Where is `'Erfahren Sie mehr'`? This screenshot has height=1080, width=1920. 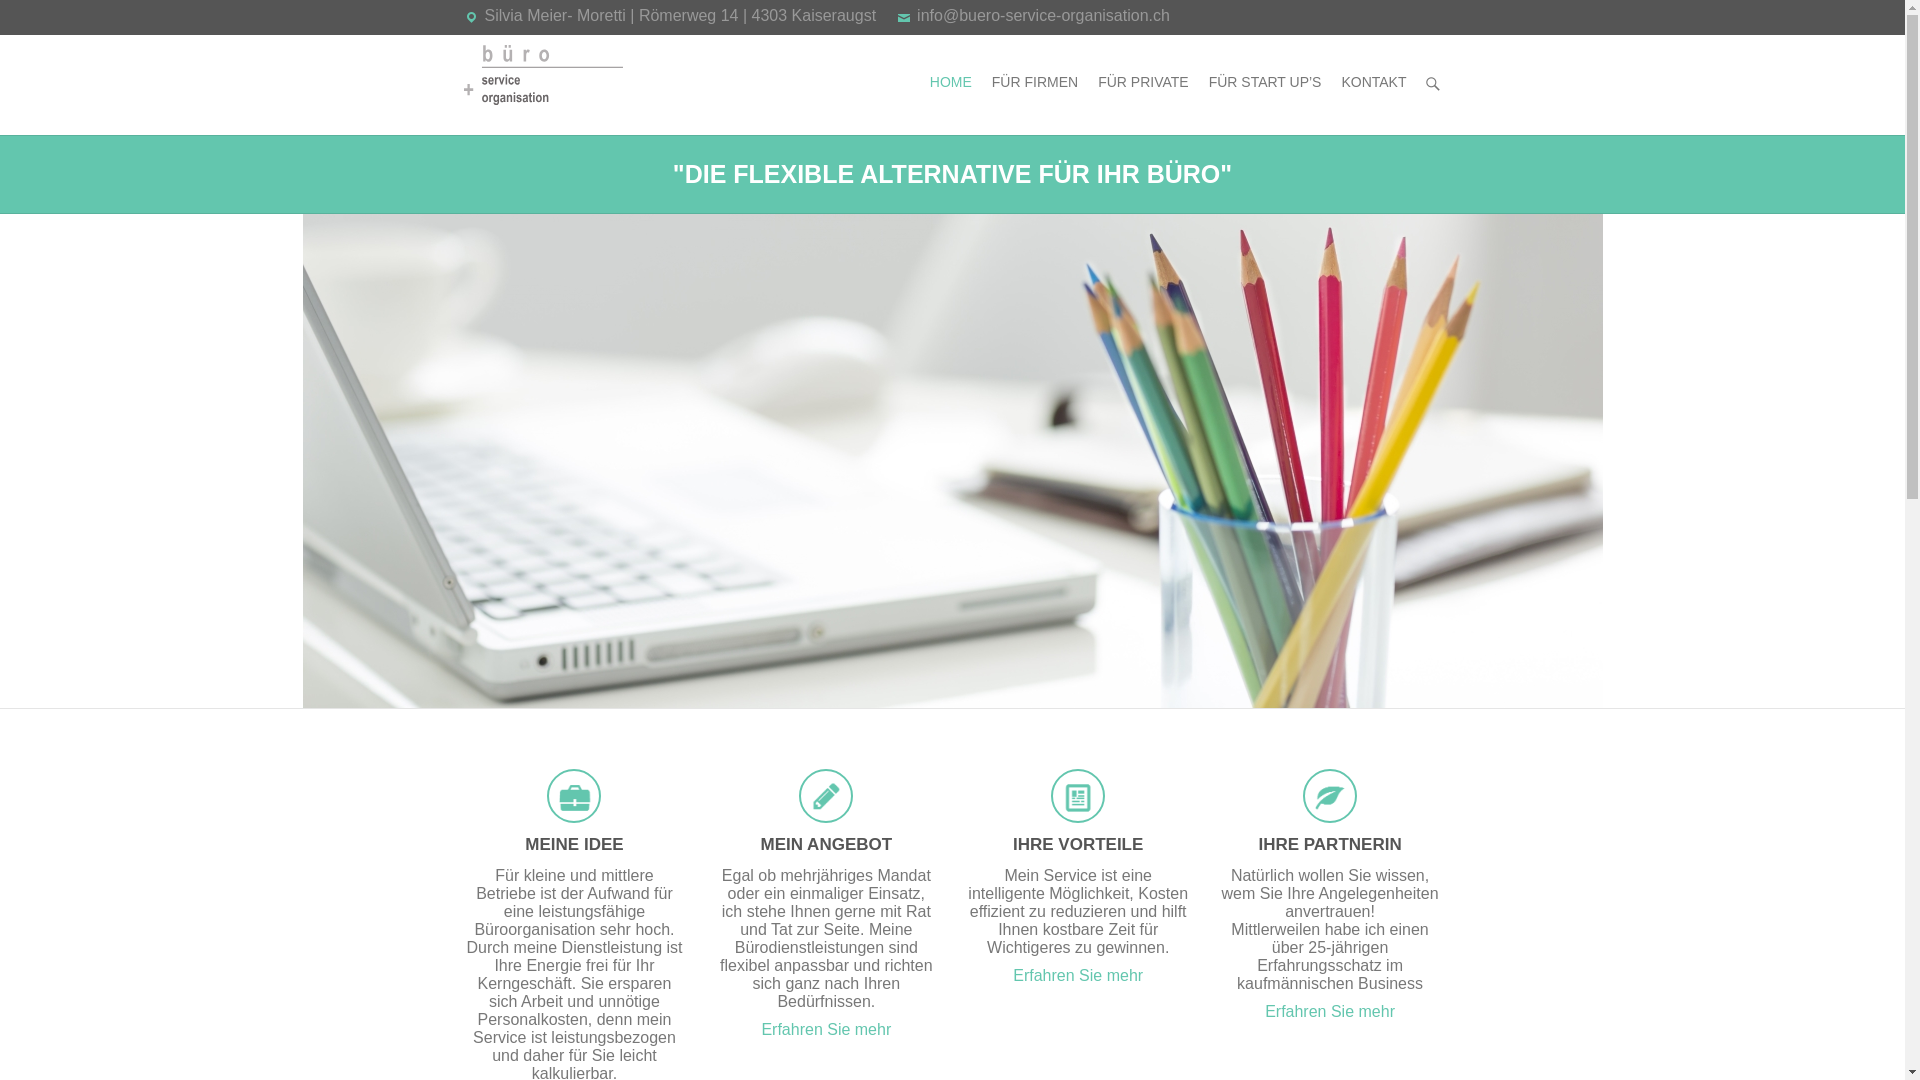
'Erfahren Sie mehr' is located at coordinates (1329, 1011).